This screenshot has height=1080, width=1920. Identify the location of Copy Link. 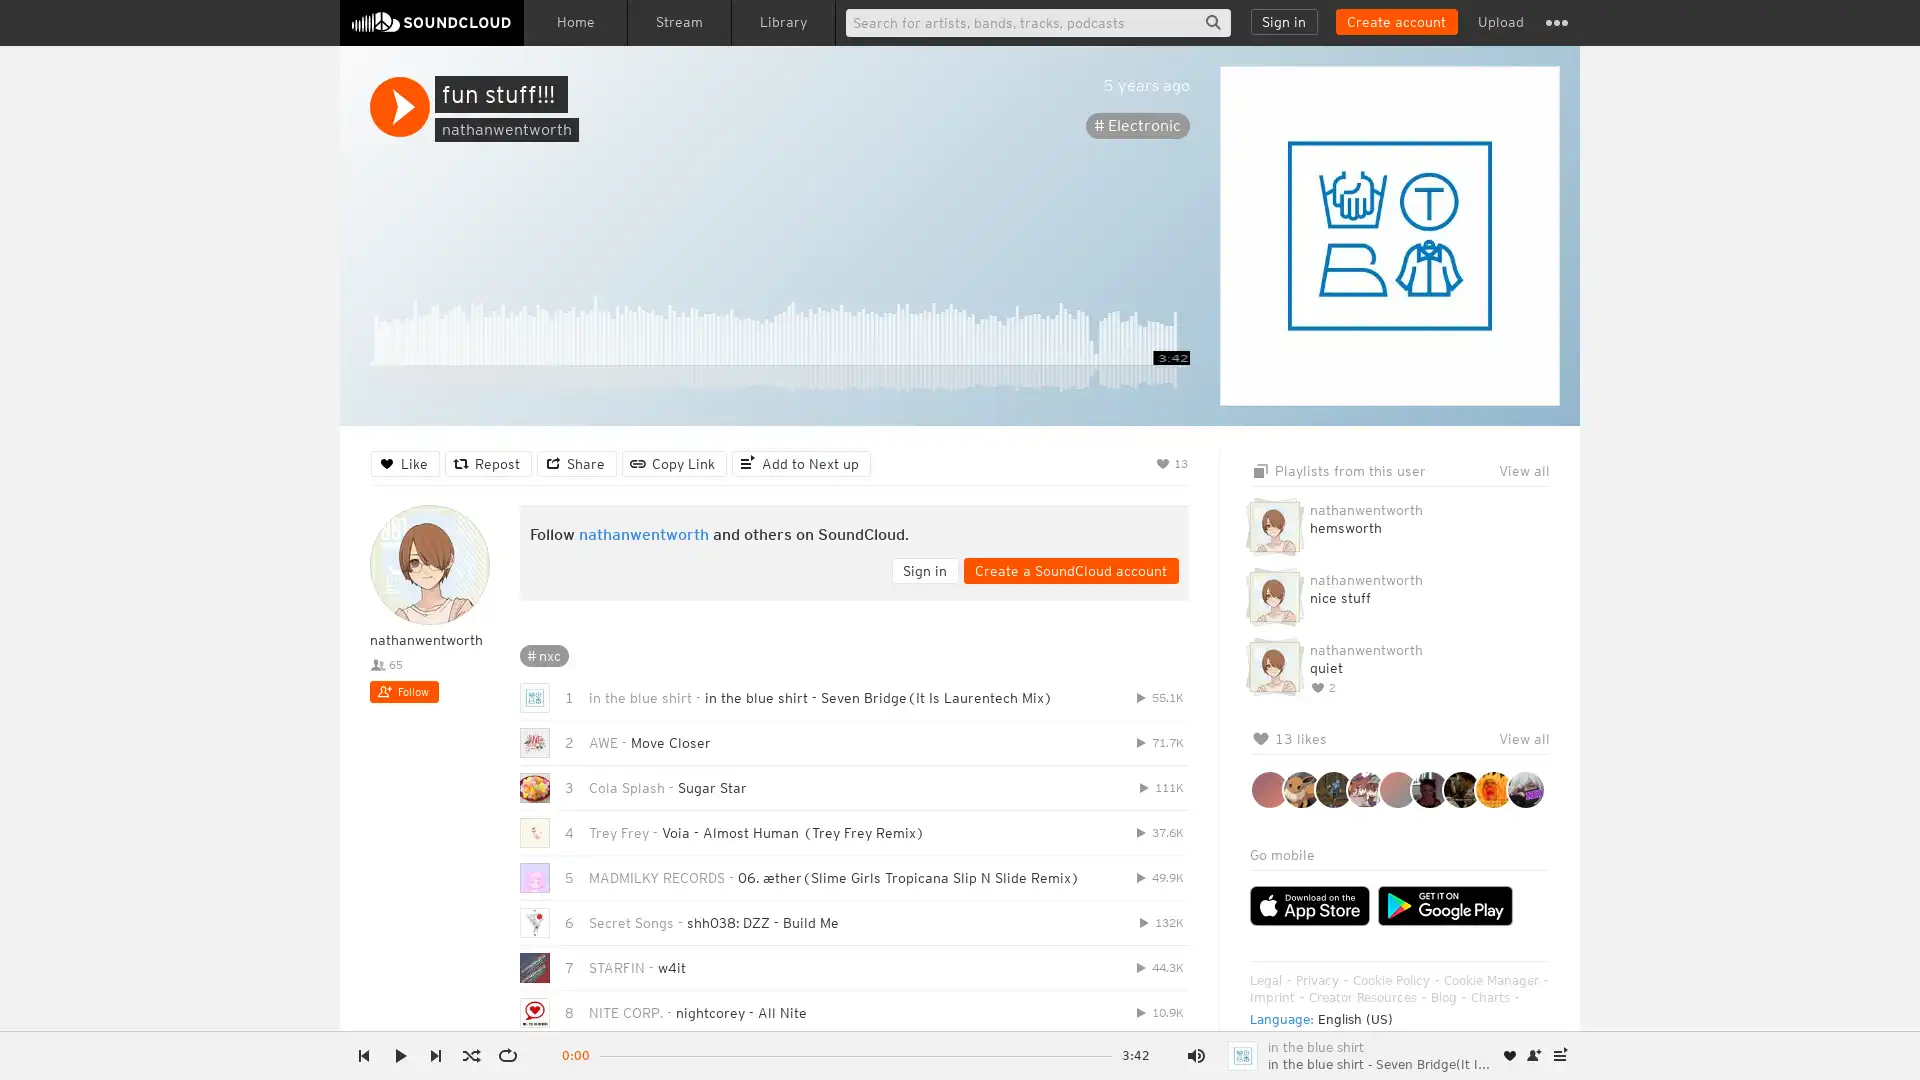
(674, 462).